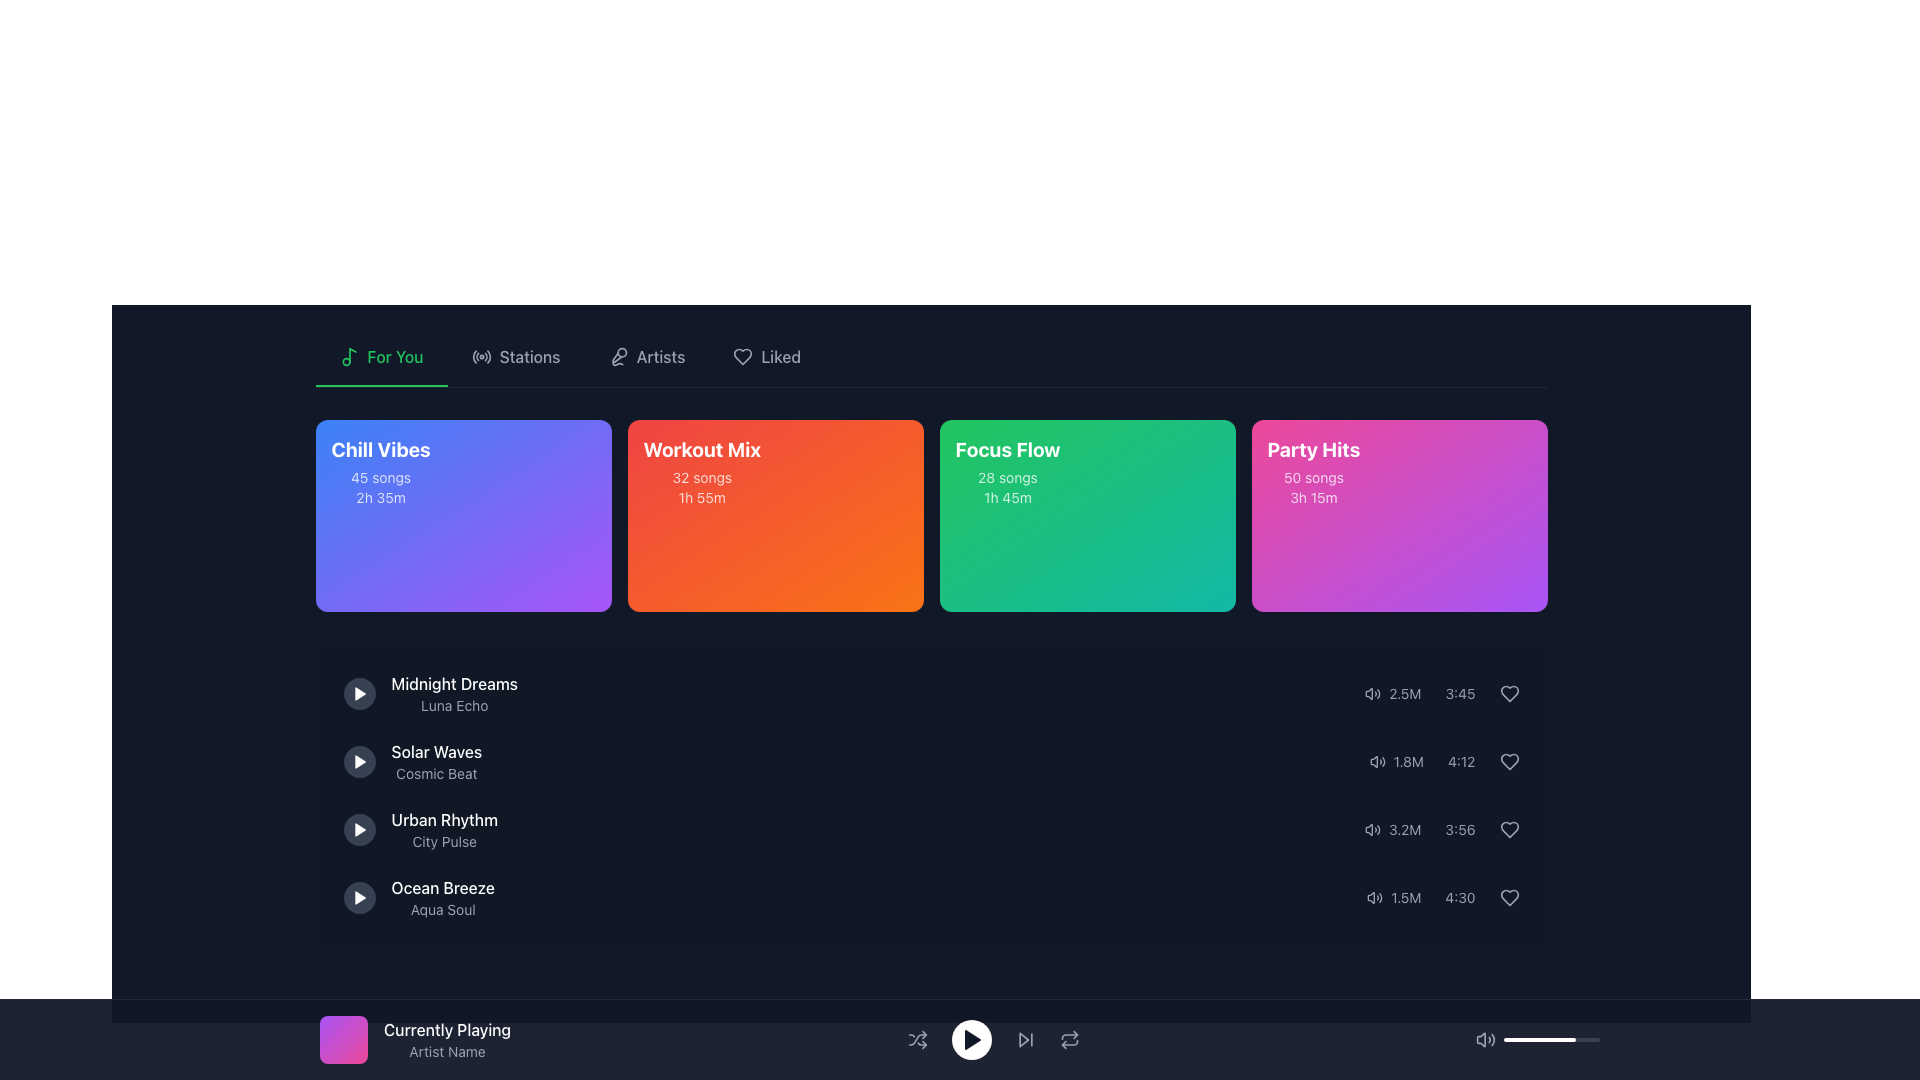  What do you see at coordinates (1460, 897) in the screenshot?
I see `the text label UI component displaying the time '4:30', which is positioned to the left of an interactive heart icon and centrally aligned in a list of songs` at bounding box center [1460, 897].